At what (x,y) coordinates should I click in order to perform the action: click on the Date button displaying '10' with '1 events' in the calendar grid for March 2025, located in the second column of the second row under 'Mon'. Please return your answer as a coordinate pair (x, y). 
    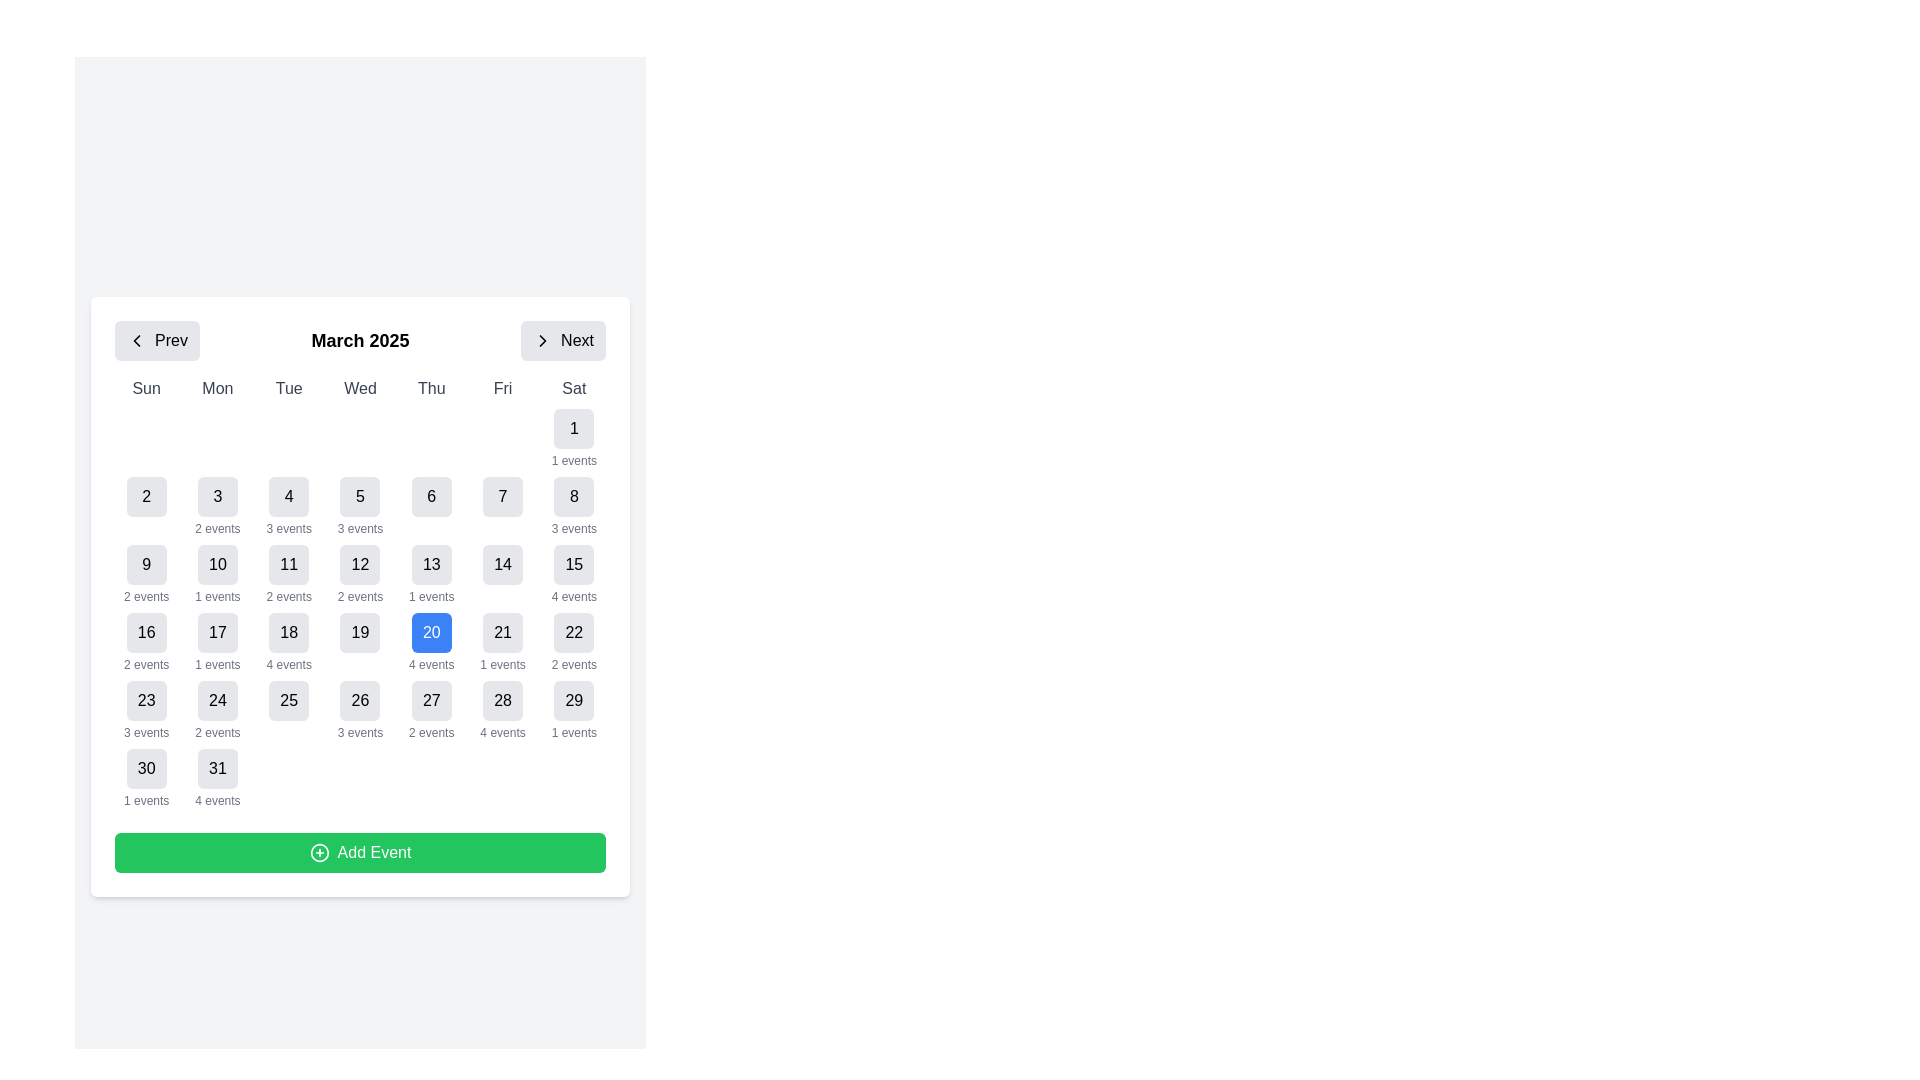
    Looking at the image, I should click on (217, 574).